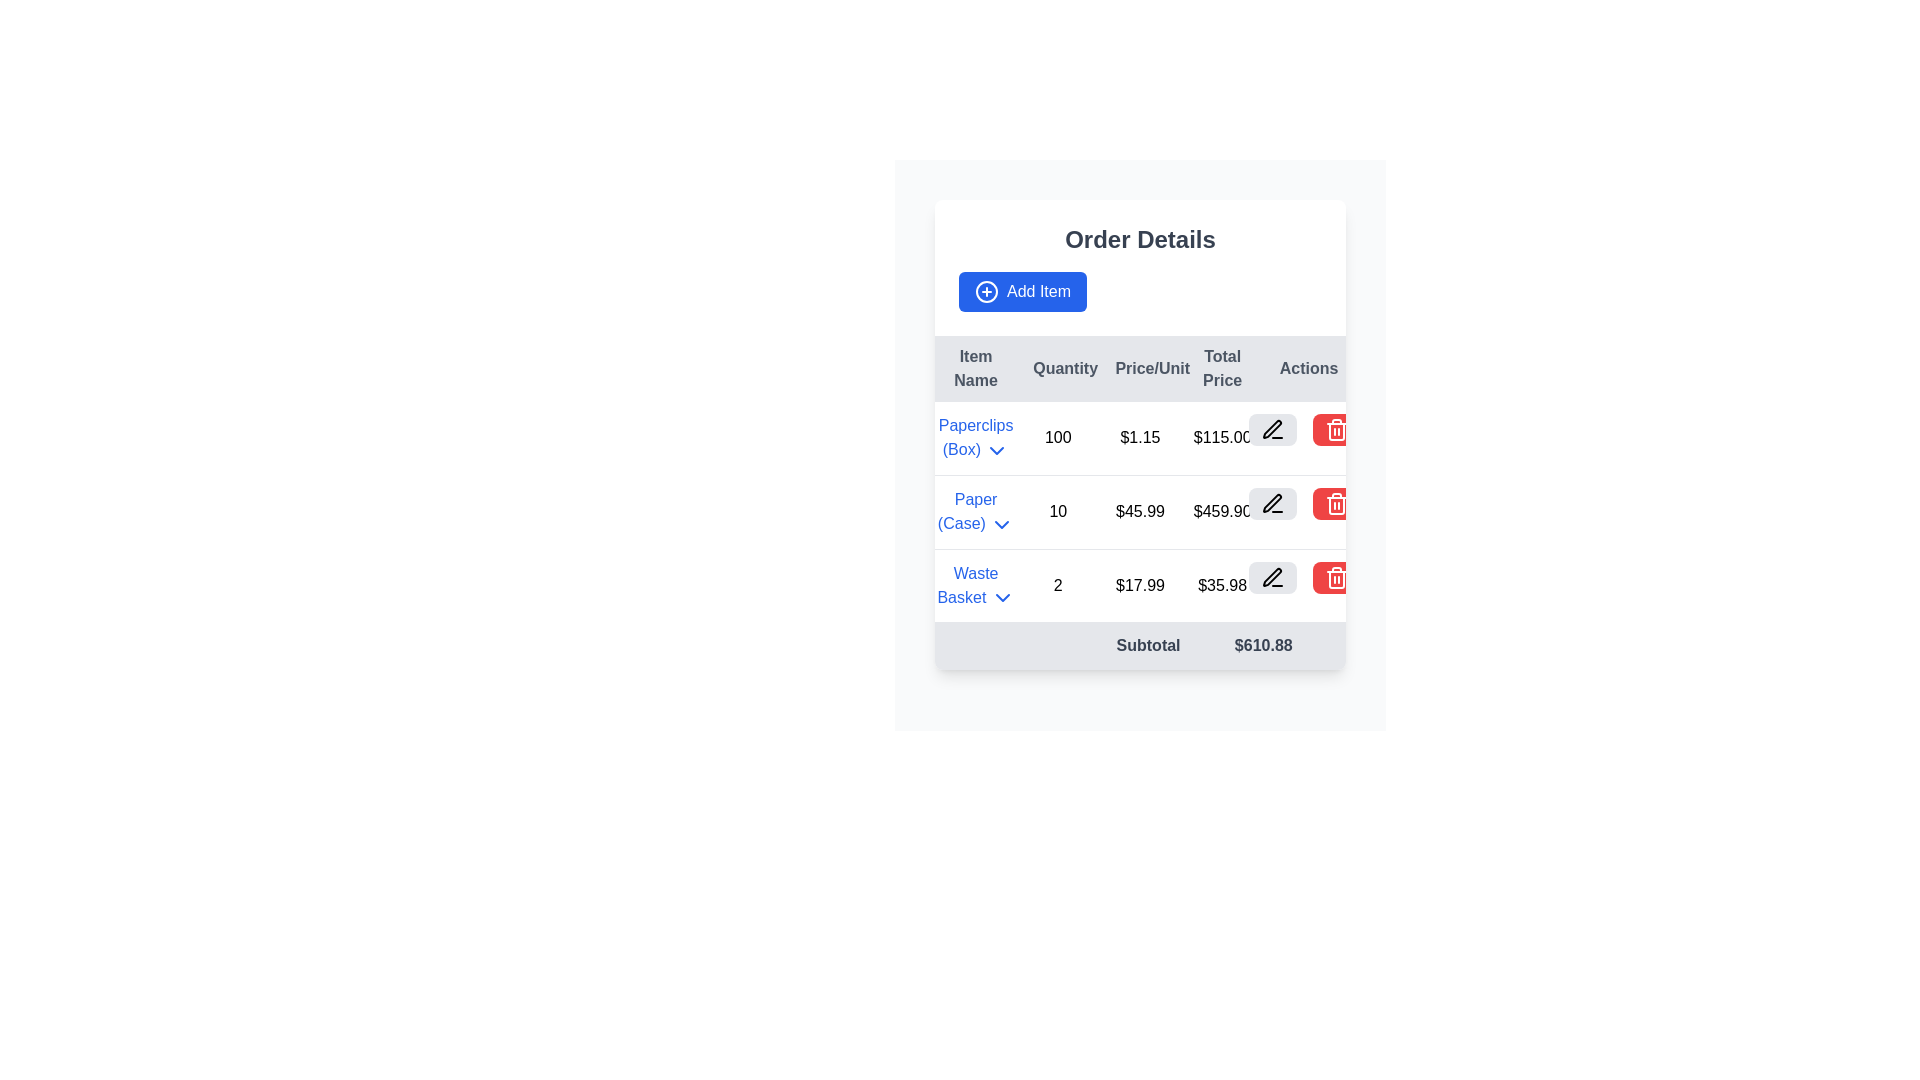 The height and width of the screenshot is (1080, 1920). I want to click on the unit price text for the item 'Paper (Case)' in the 'Order Details' section, located in the second row under the 'Price/Unit' column, so click(1140, 511).